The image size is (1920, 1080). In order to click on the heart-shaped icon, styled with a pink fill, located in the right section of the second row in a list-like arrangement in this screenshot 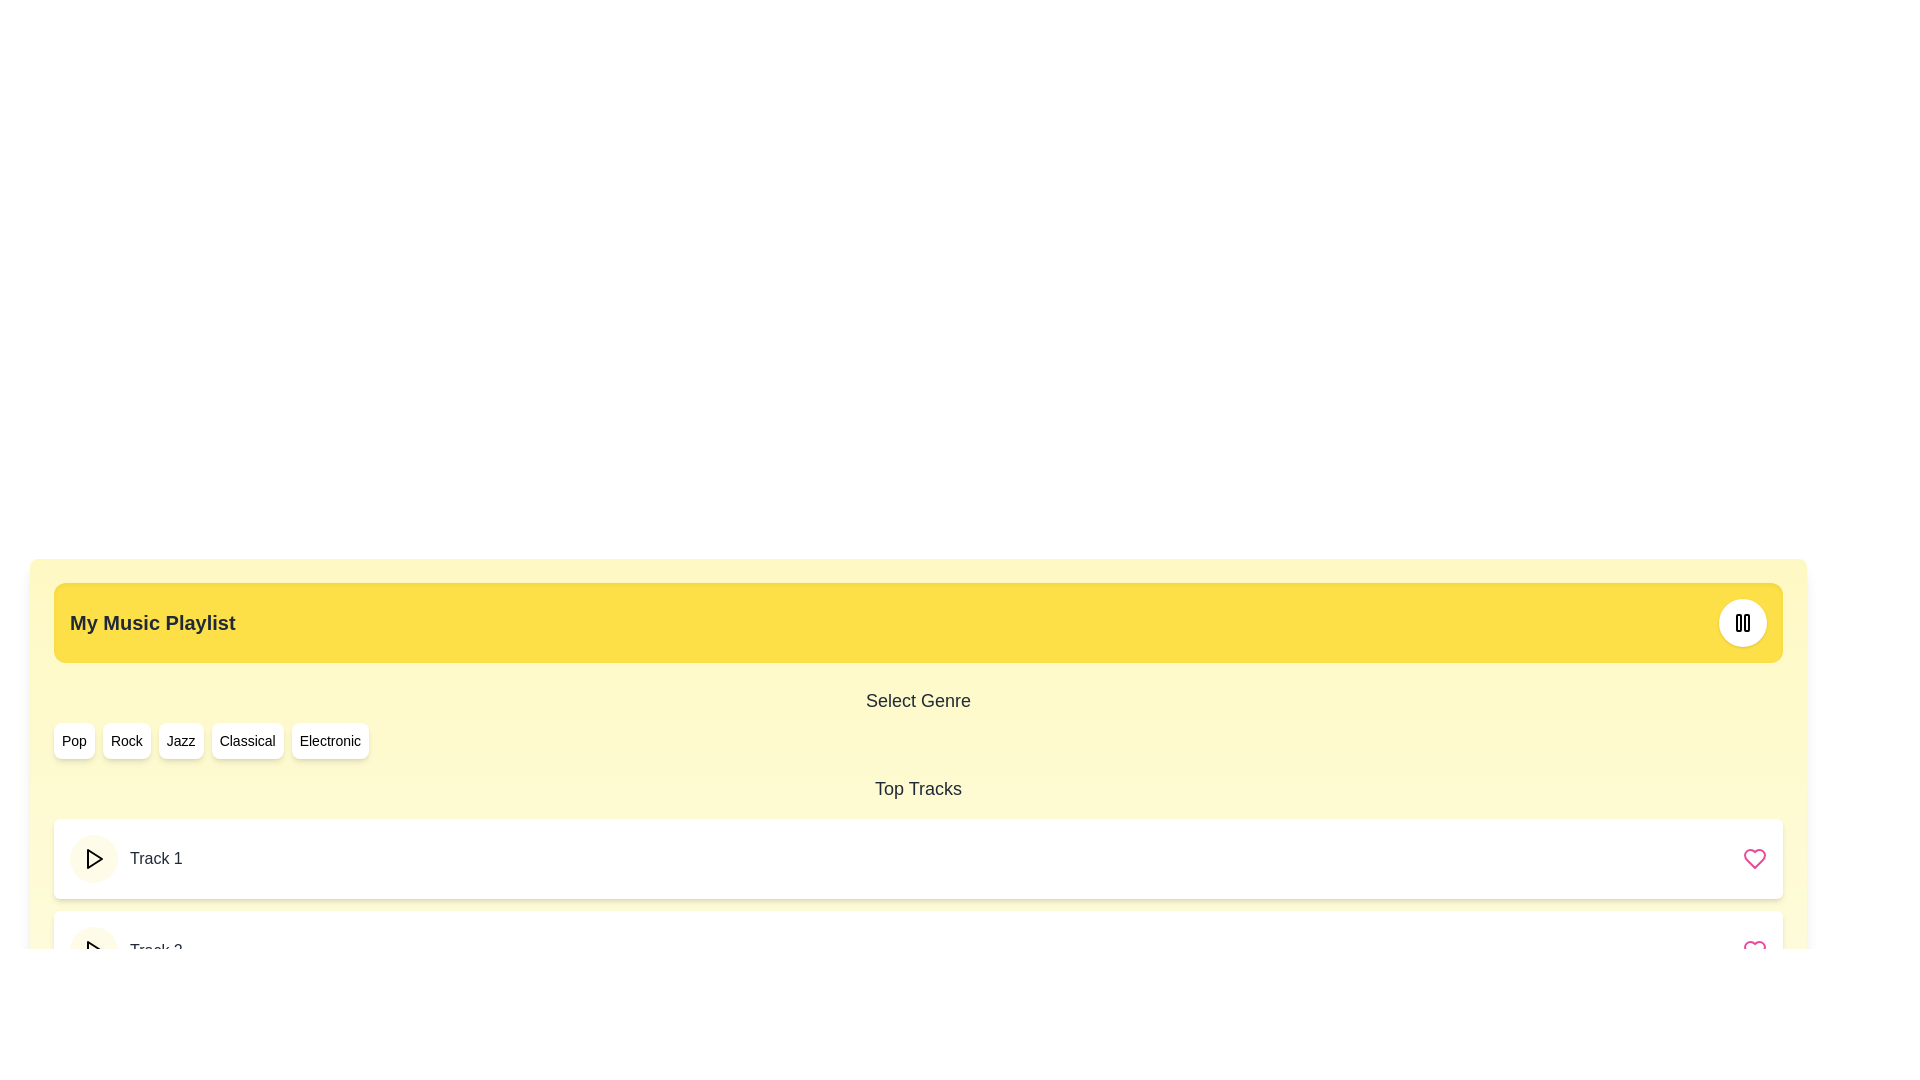, I will do `click(1754, 950)`.